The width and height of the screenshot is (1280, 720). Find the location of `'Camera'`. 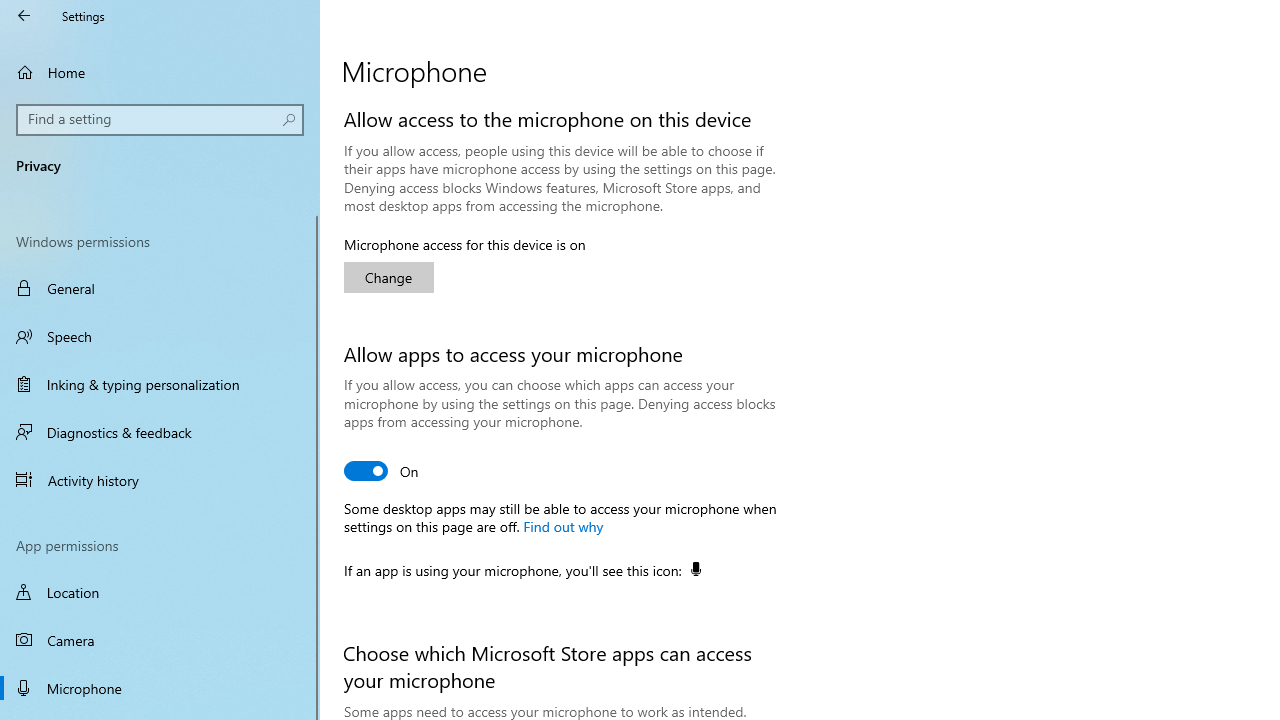

'Camera' is located at coordinates (160, 640).